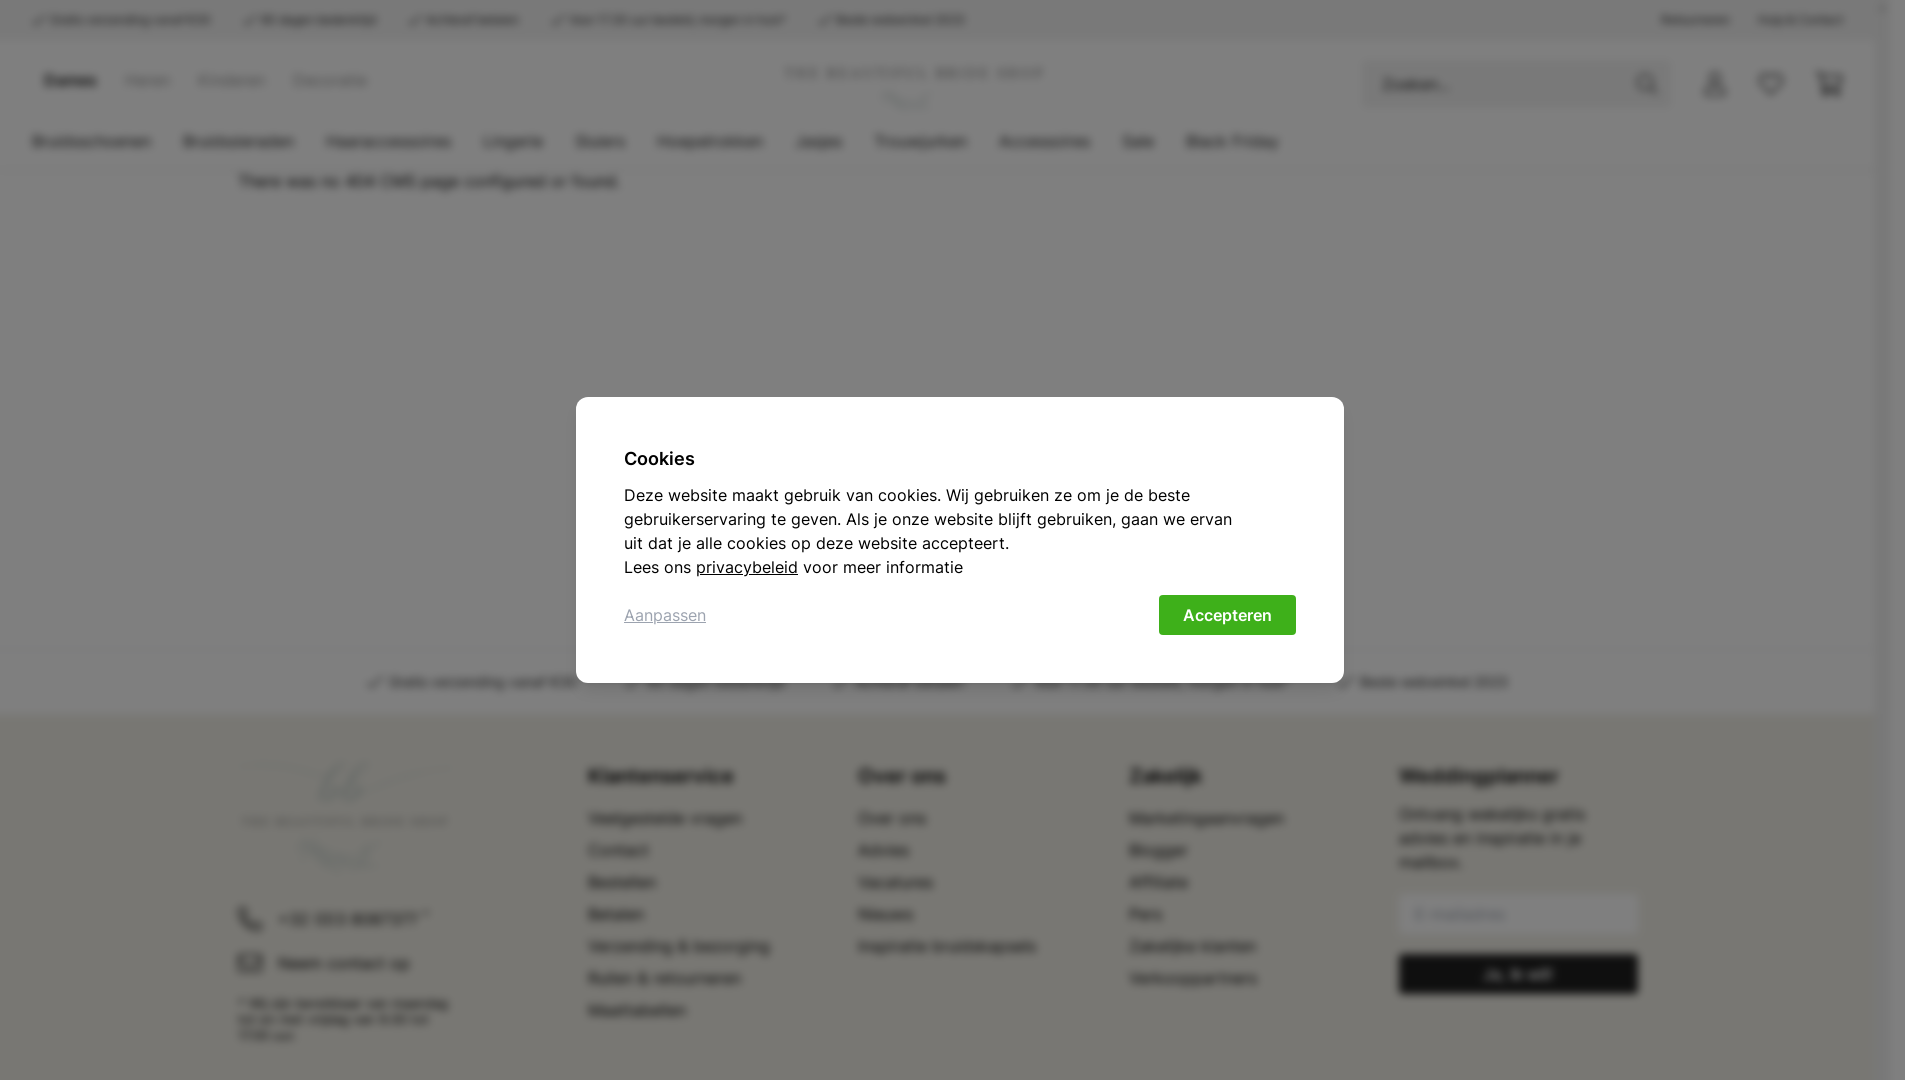  I want to click on 'Ruilen & retourneren', so click(664, 977).